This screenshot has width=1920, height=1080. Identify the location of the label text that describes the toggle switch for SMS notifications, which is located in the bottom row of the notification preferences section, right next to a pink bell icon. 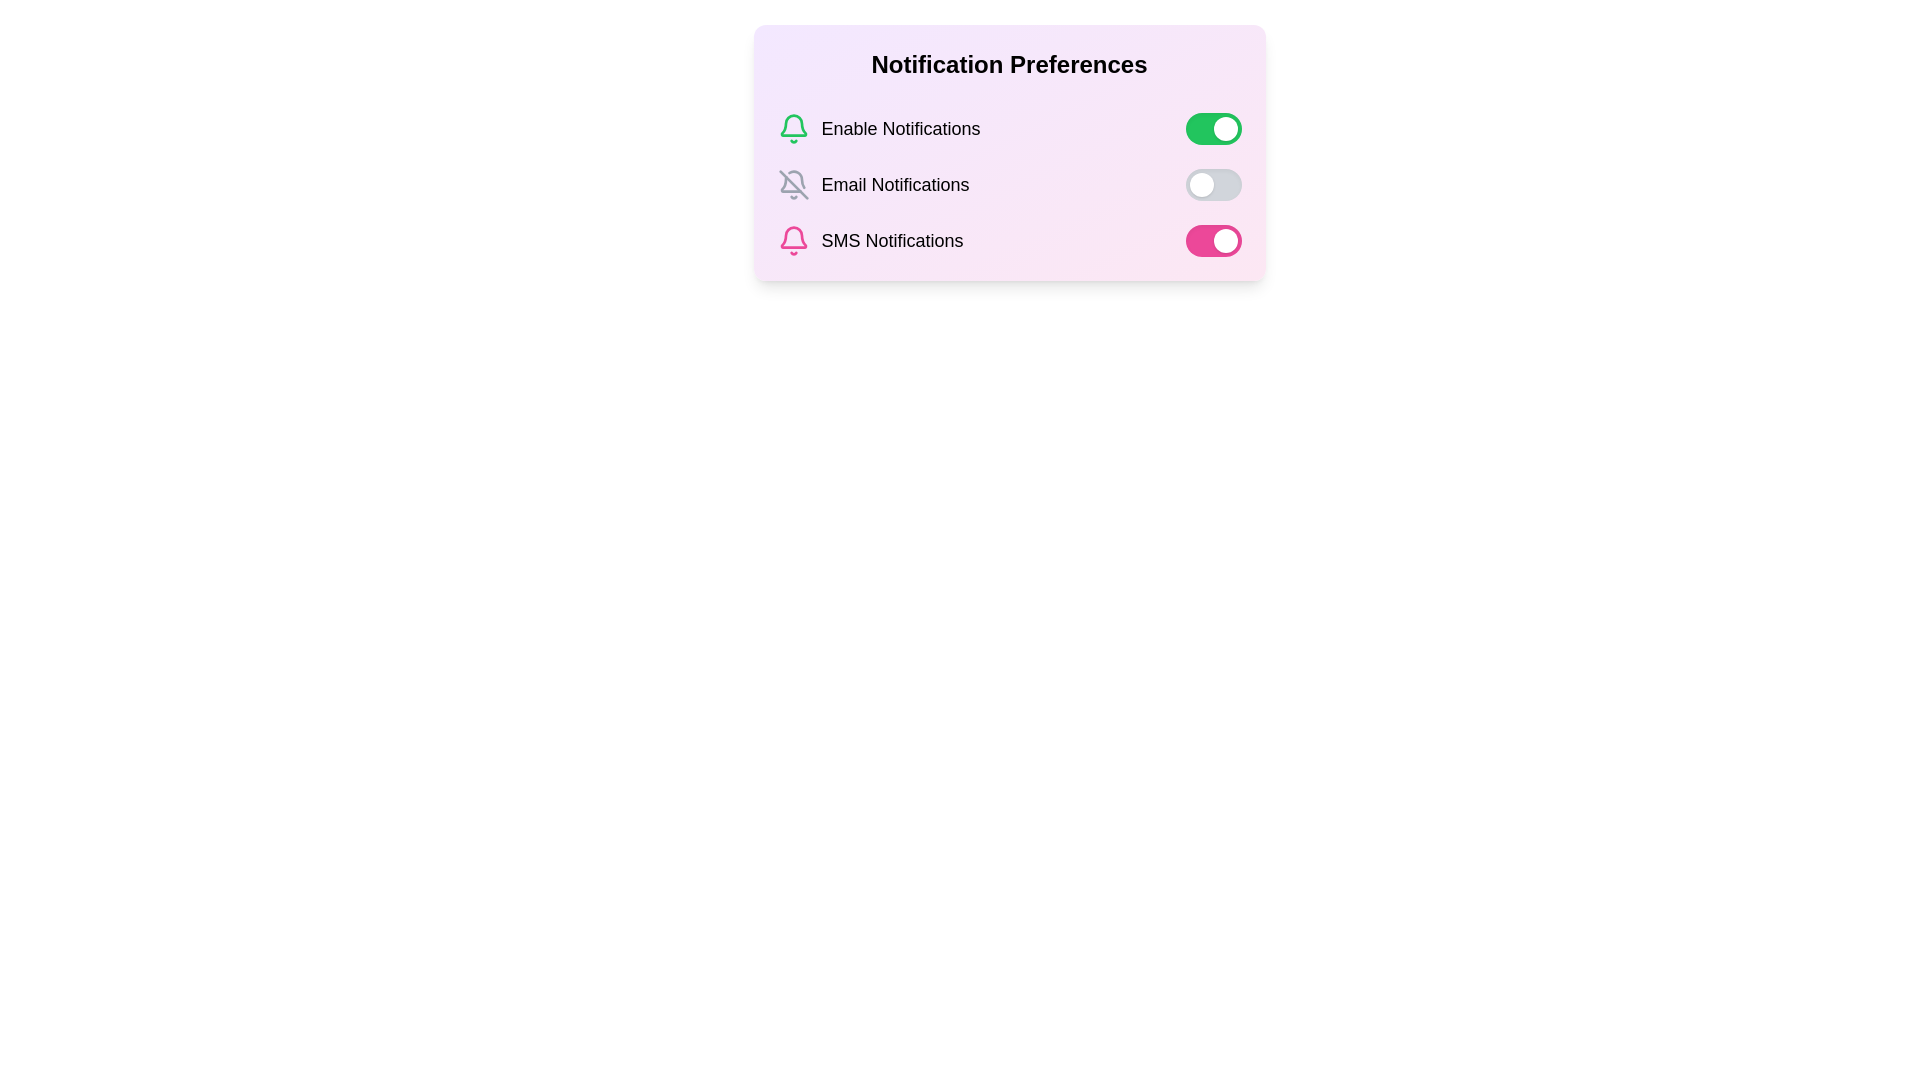
(891, 239).